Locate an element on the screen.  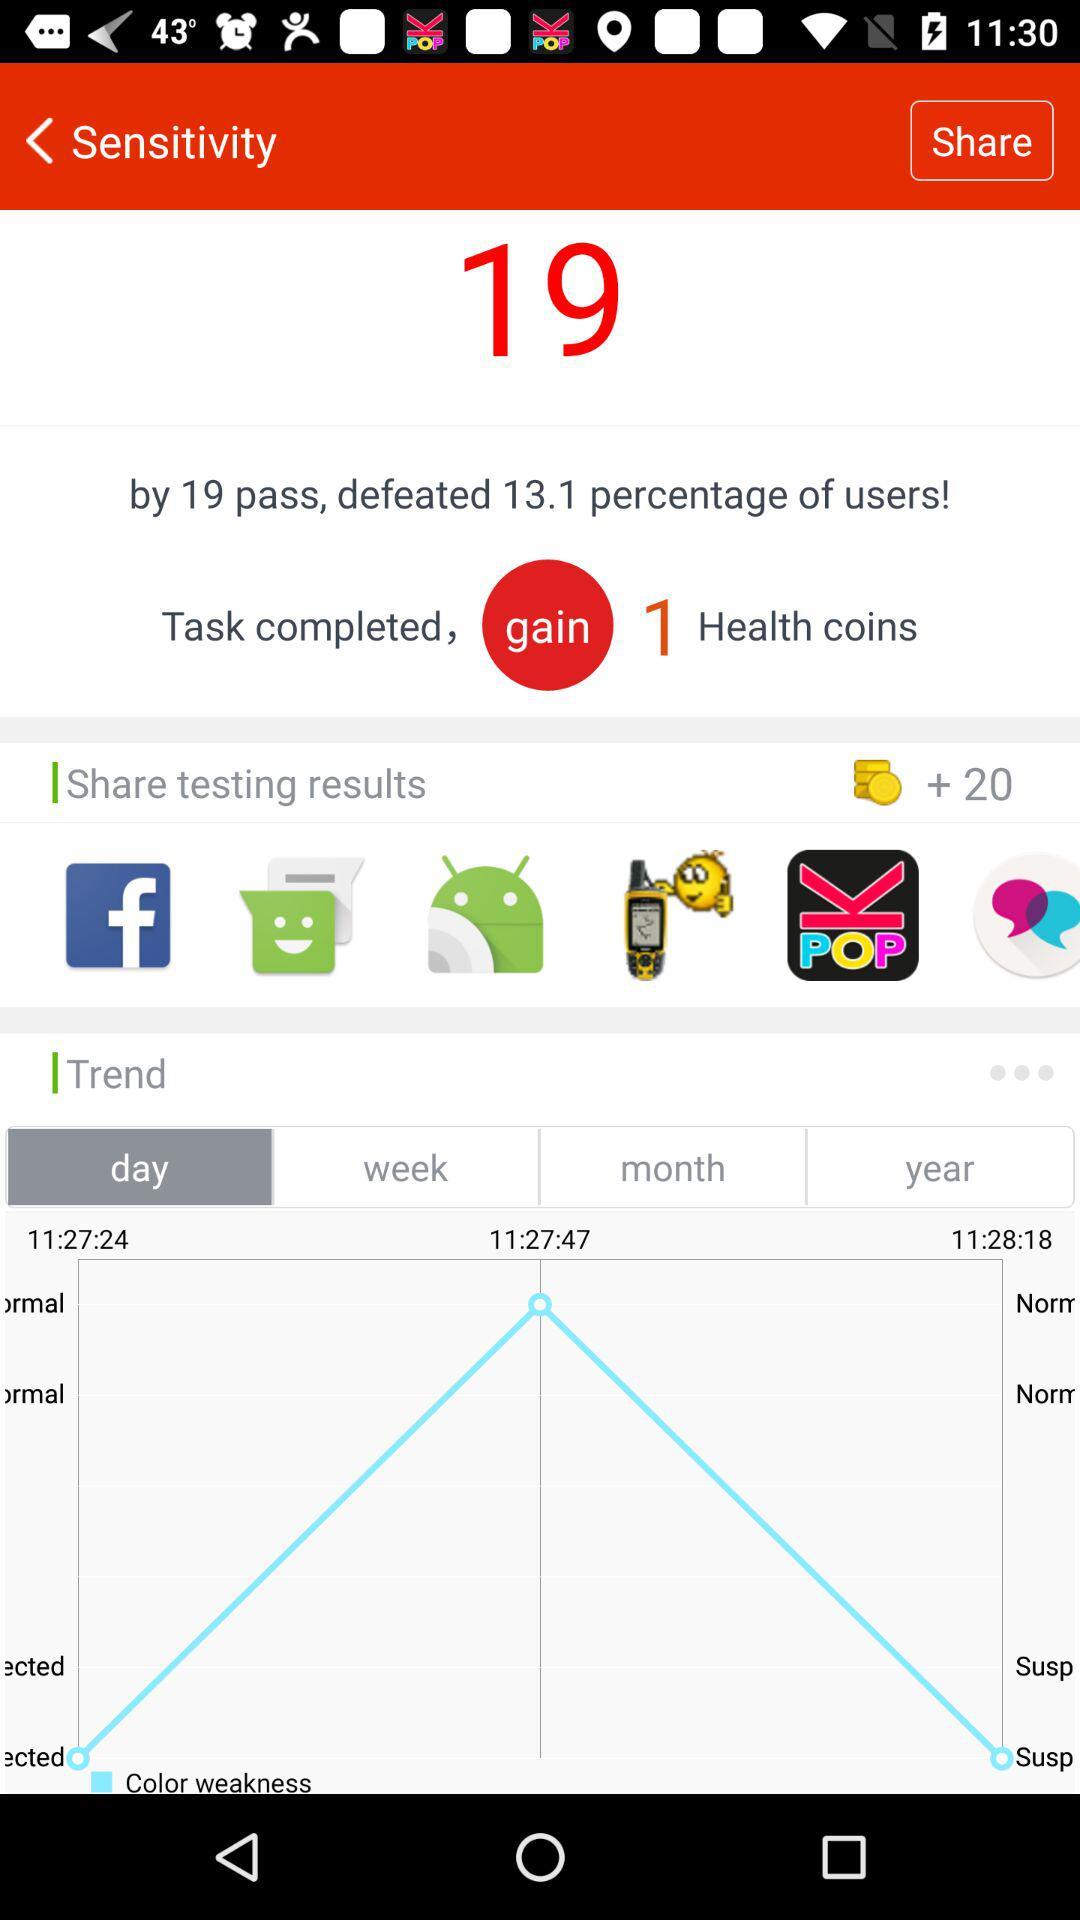
the chat icon is located at coordinates (1025, 914).